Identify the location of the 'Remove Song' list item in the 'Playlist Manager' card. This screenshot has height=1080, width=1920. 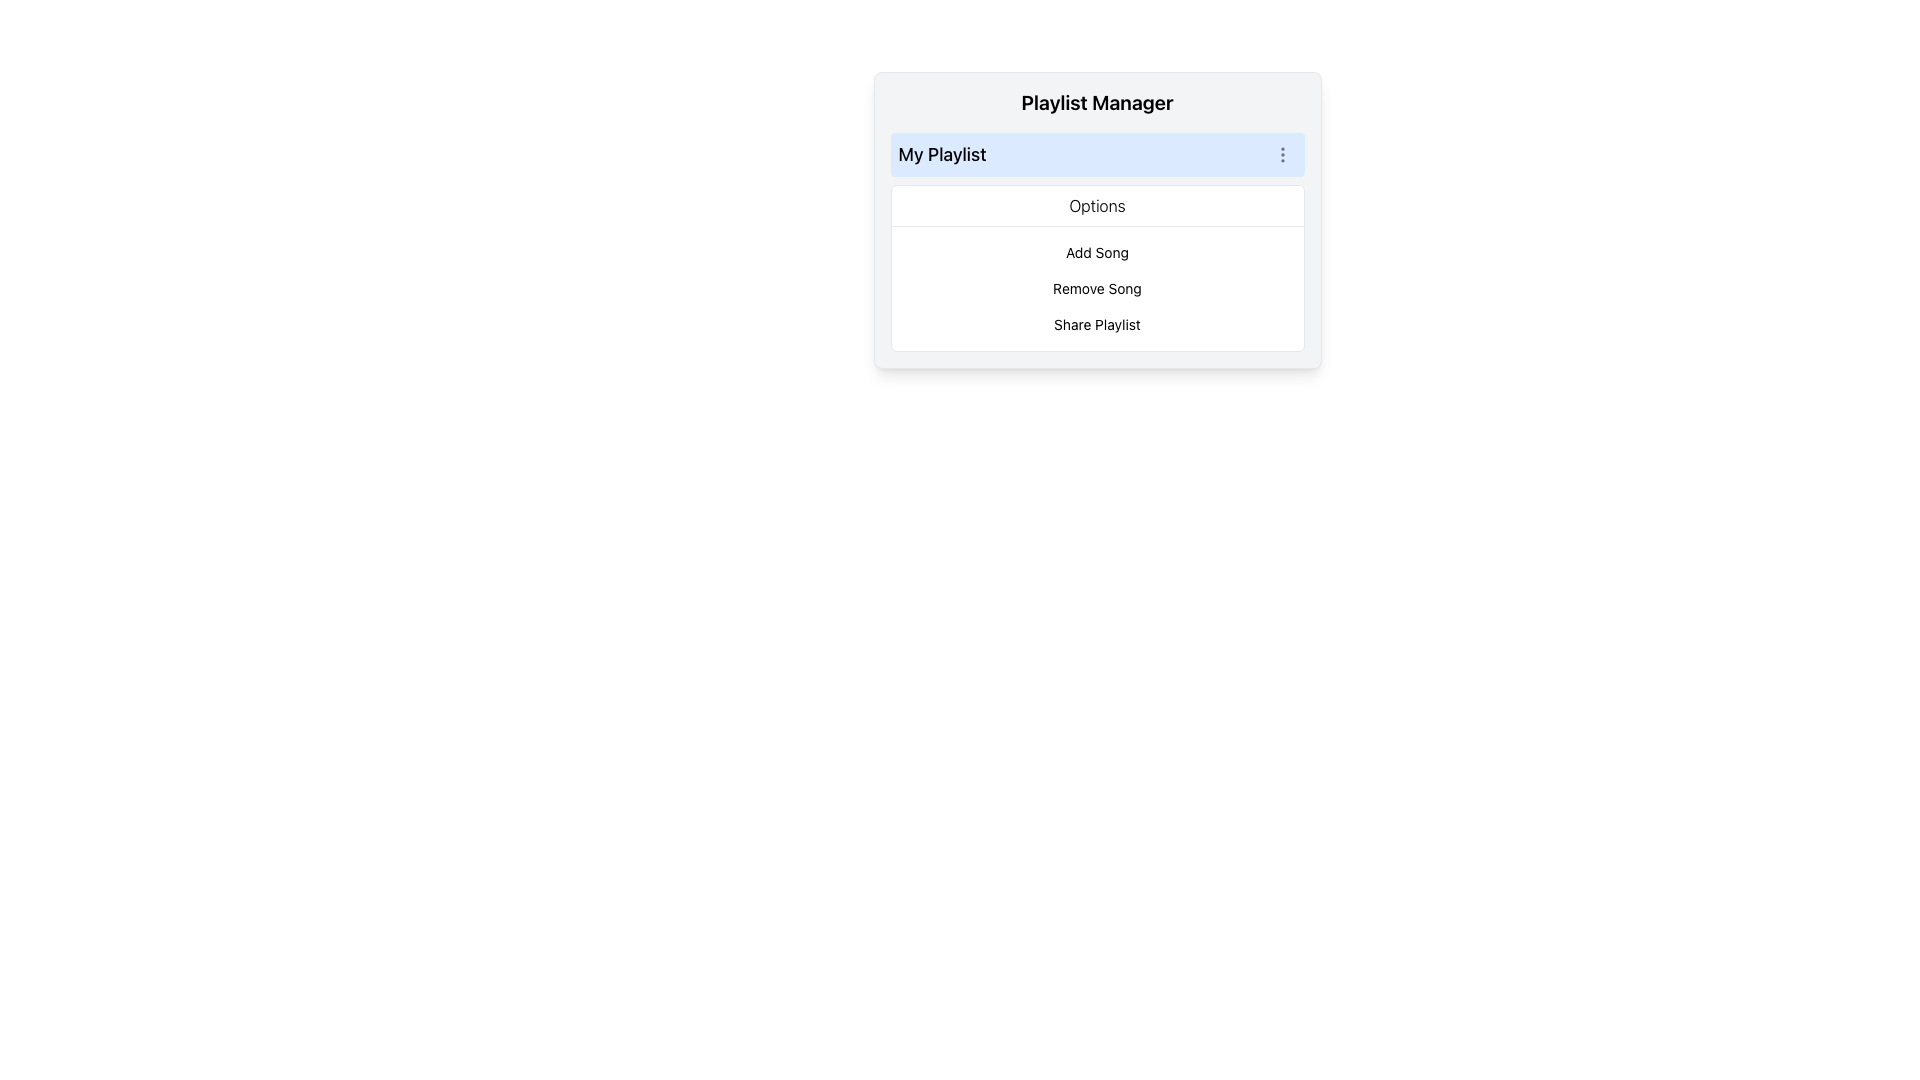
(1096, 289).